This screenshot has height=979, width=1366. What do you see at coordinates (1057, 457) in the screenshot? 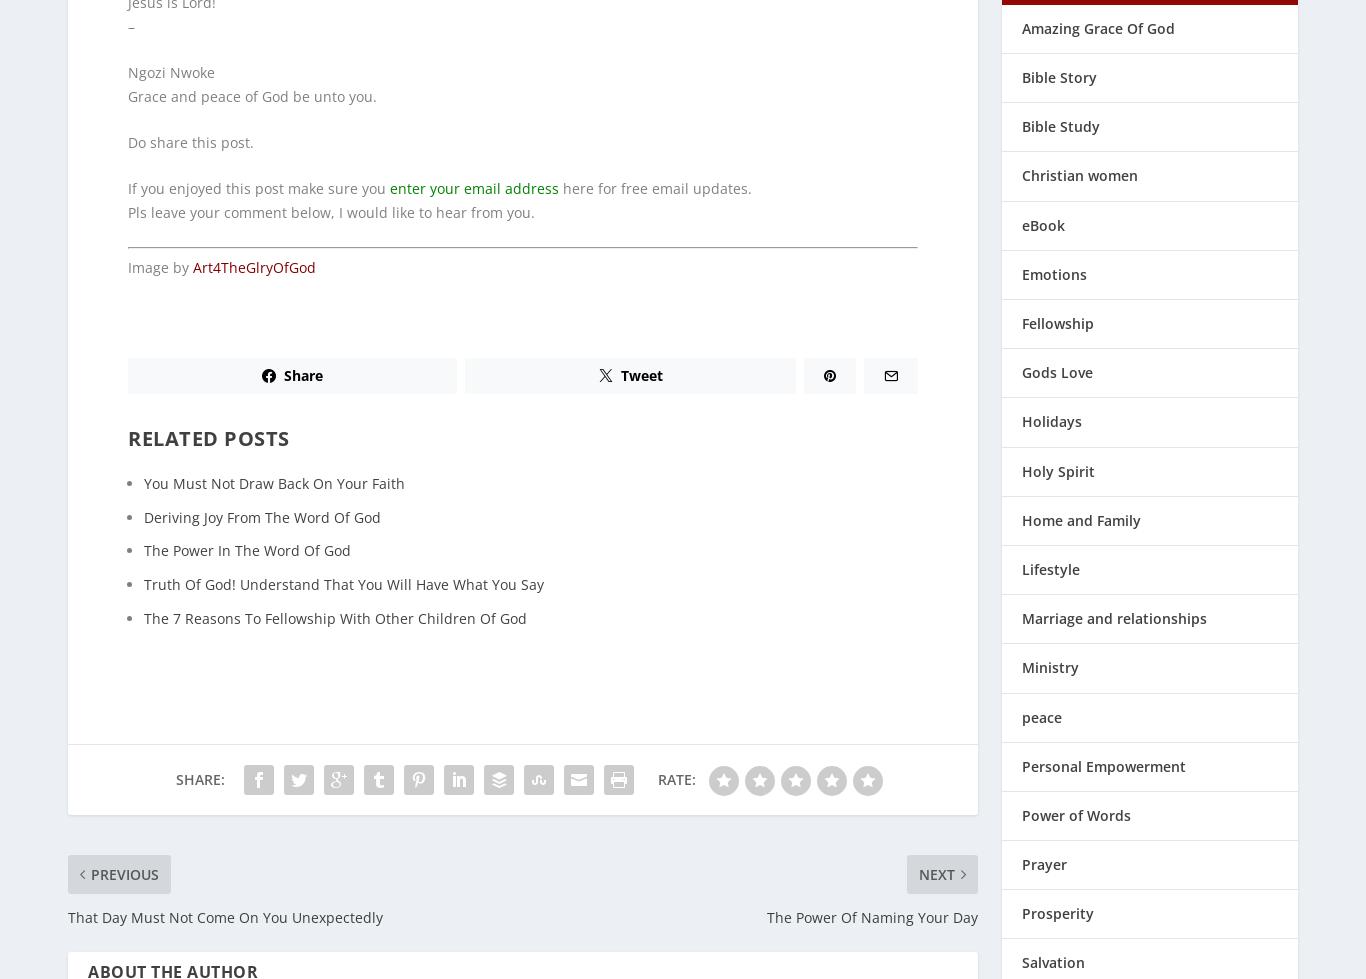
I see `'Holy Spirit'` at bounding box center [1057, 457].